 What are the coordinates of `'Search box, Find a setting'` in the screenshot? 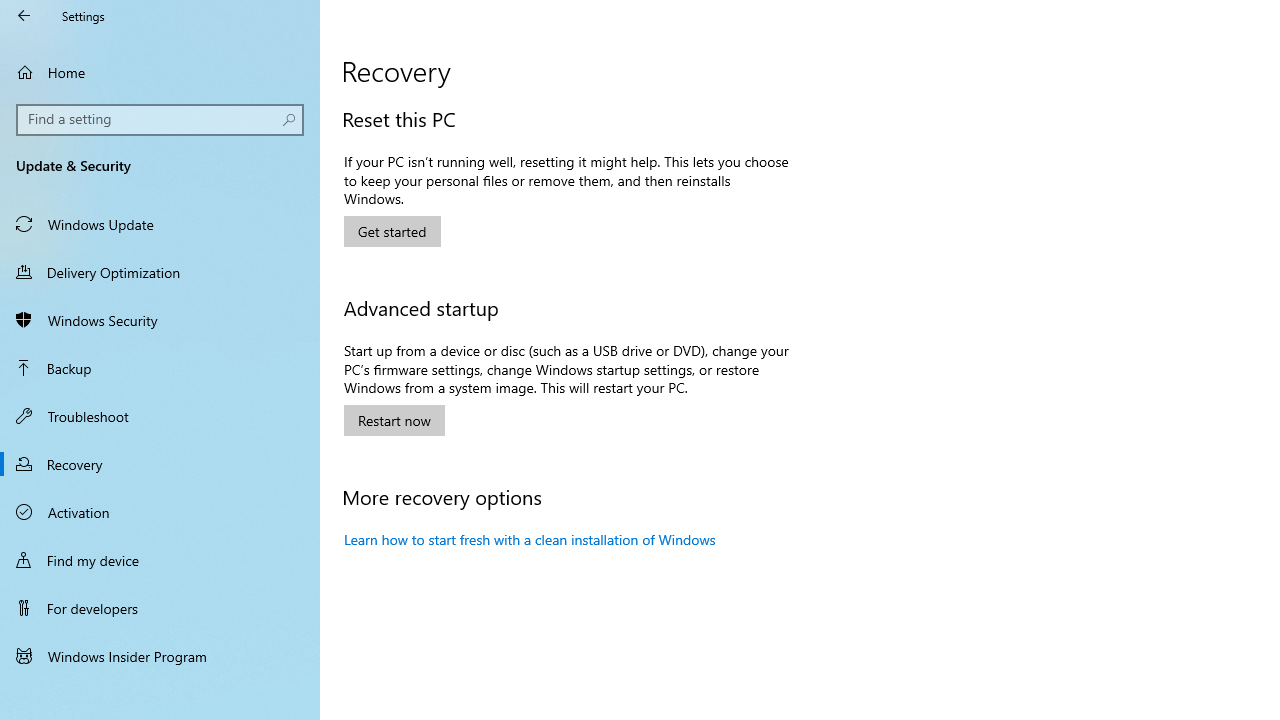 It's located at (160, 119).